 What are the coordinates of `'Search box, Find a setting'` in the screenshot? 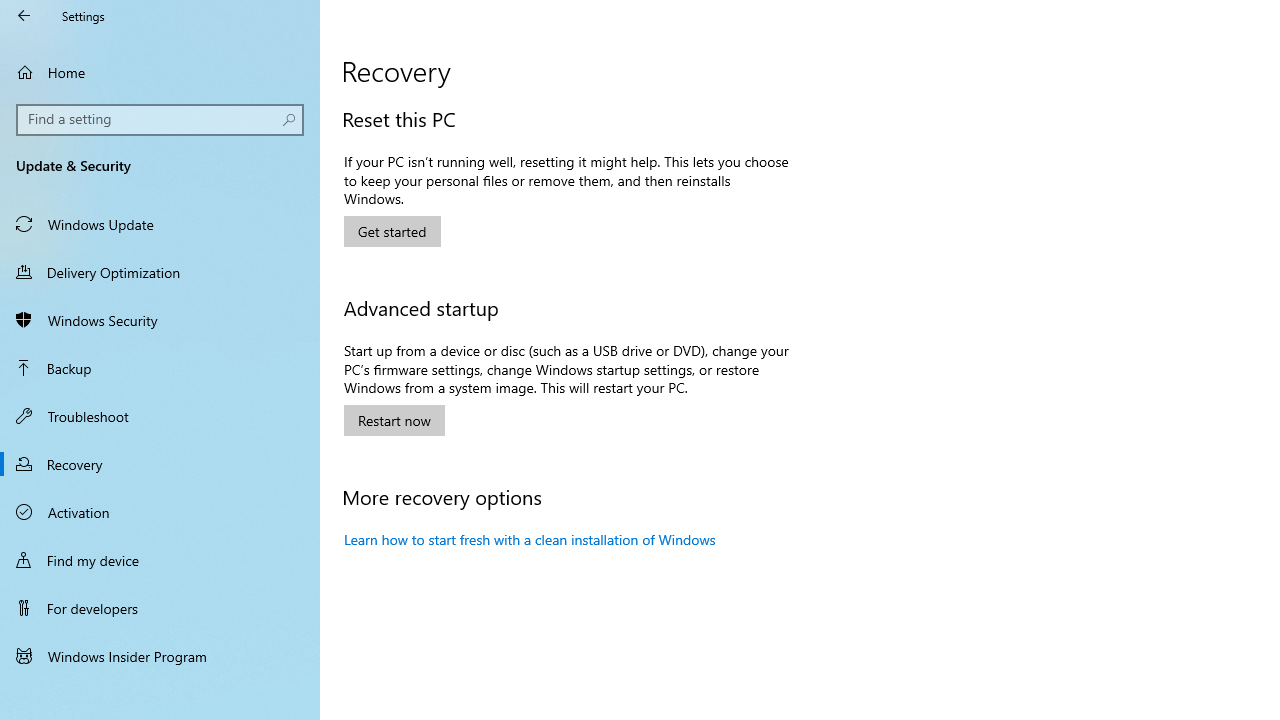 It's located at (160, 119).